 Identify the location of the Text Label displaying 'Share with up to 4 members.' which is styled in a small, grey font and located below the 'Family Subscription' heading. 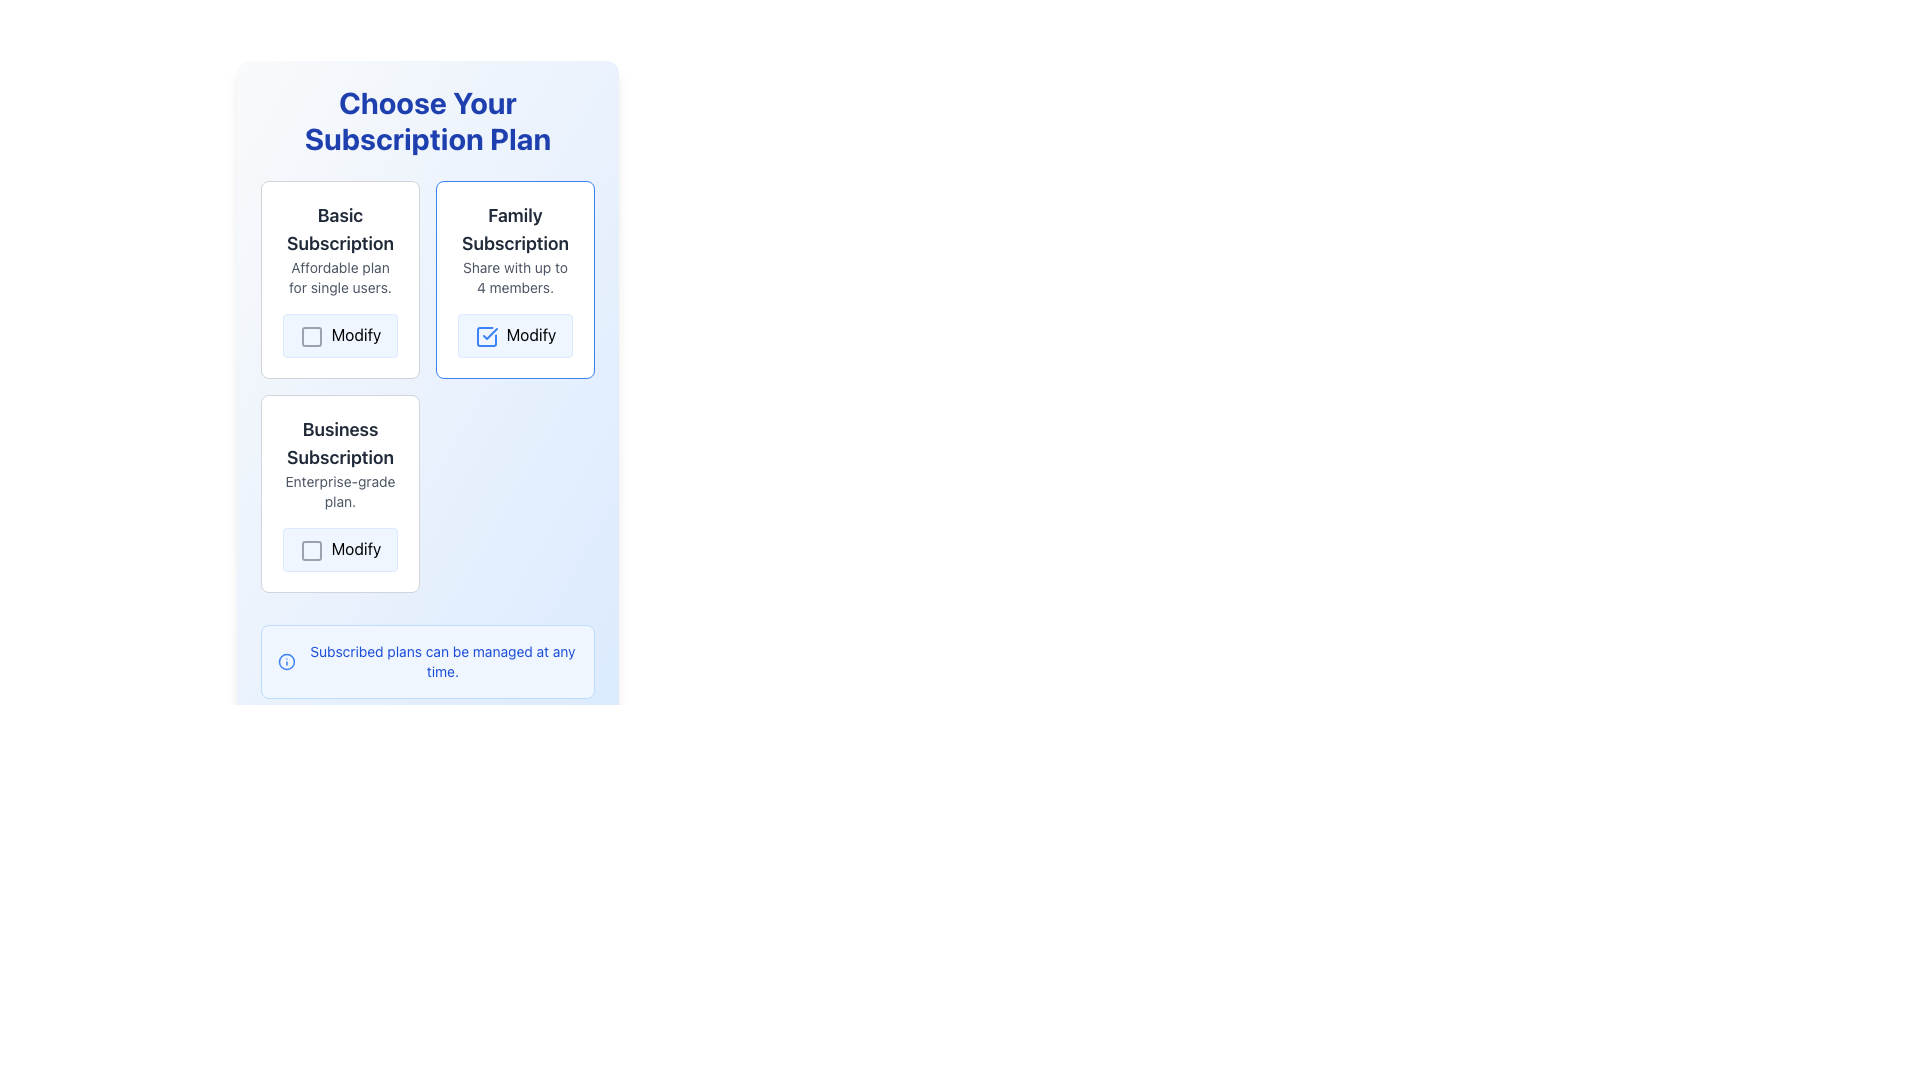
(515, 277).